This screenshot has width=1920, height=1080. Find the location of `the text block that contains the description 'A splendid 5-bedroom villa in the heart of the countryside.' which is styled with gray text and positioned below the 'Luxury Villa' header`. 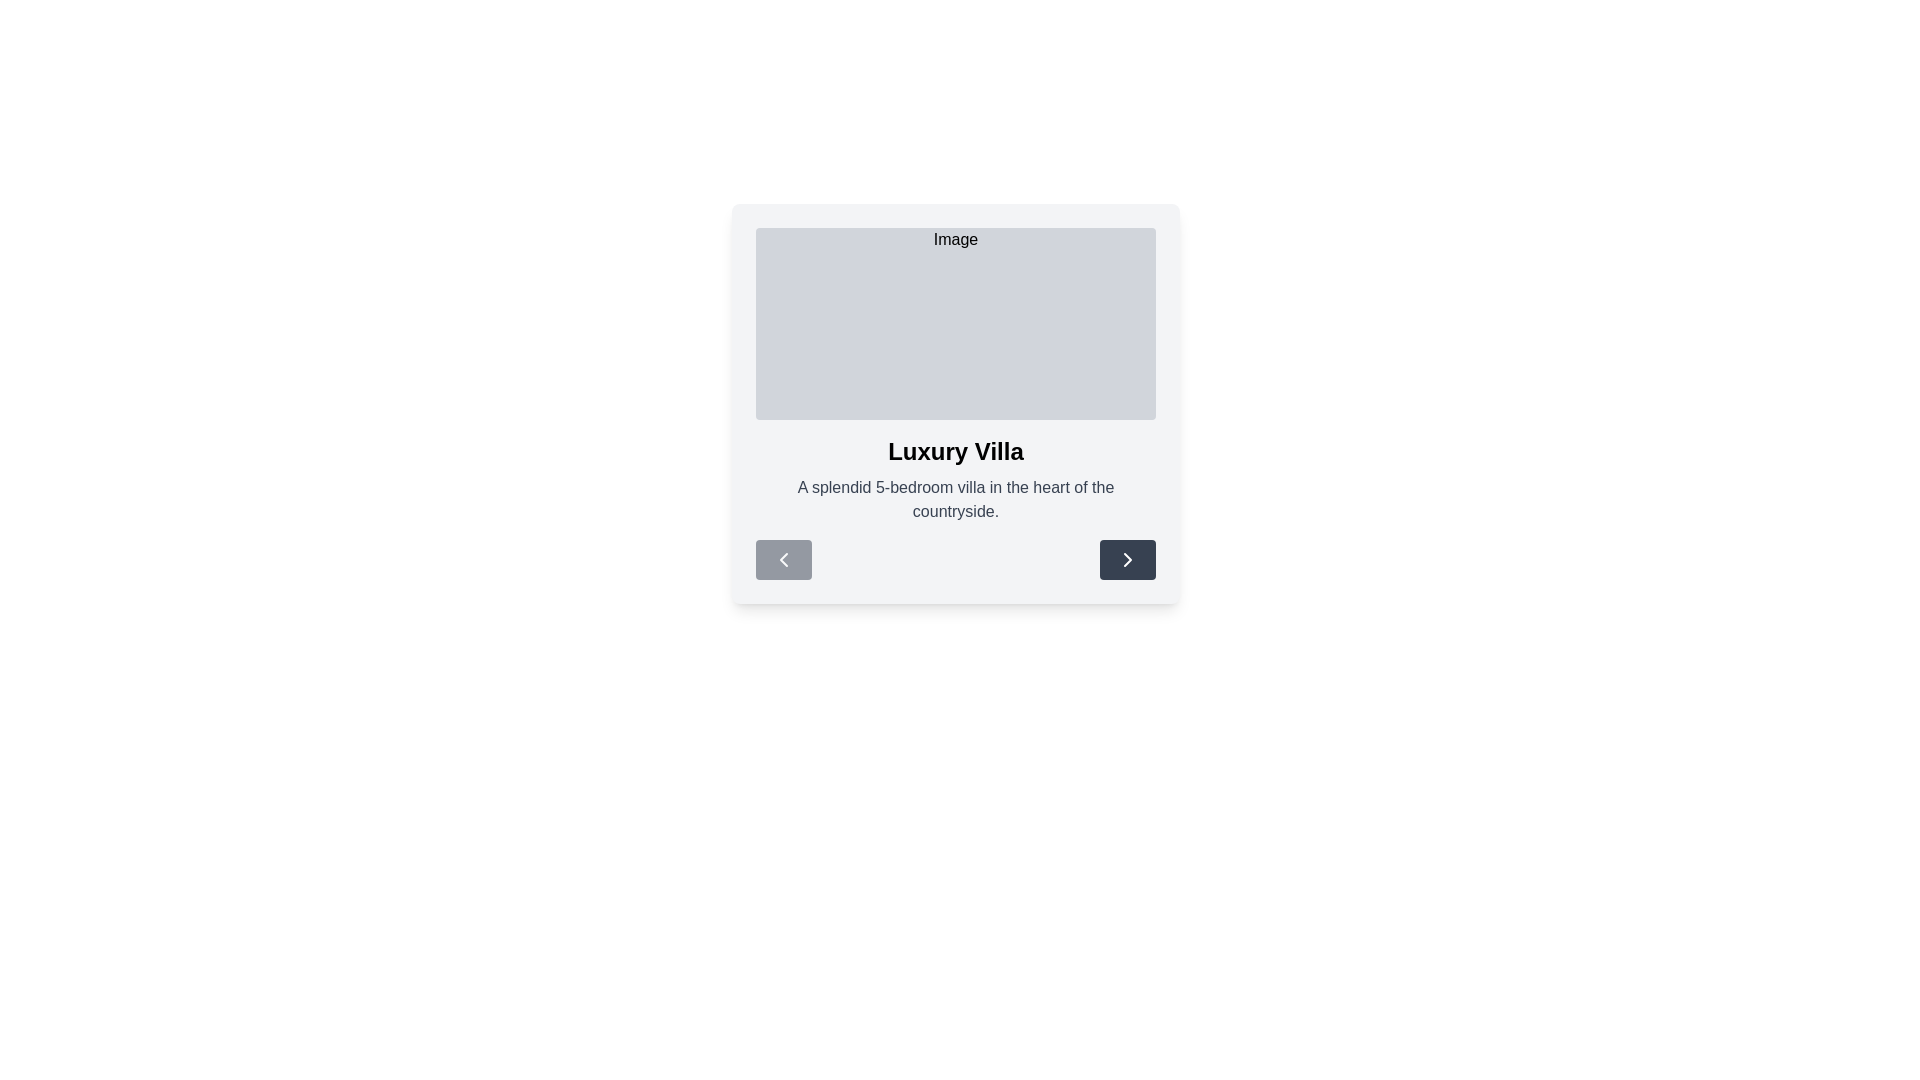

the text block that contains the description 'A splendid 5-bedroom villa in the heart of the countryside.' which is styled with gray text and positioned below the 'Luxury Villa' header is located at coordinates (954, 499).